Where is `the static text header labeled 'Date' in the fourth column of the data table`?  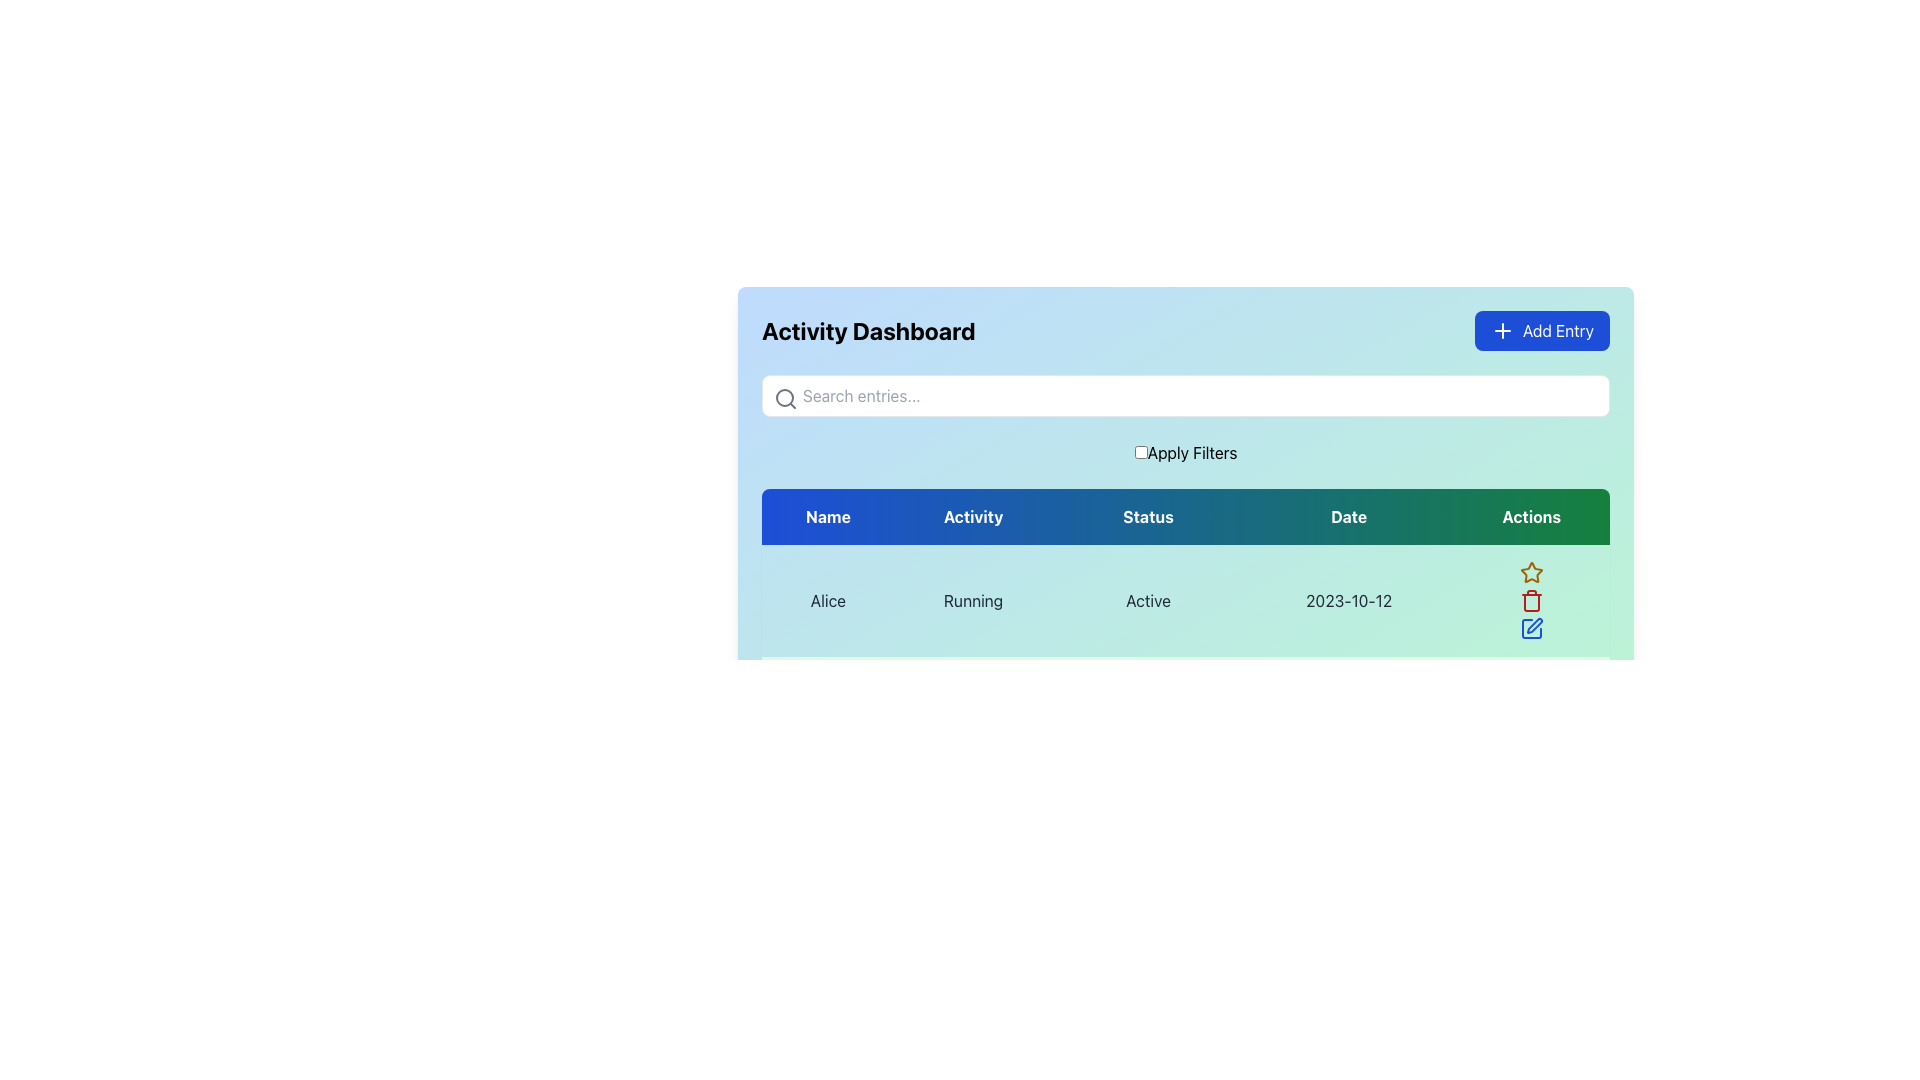 the static text header labeled 'Date' in the fourth column of the data table is located at coordinates (1349, 515).